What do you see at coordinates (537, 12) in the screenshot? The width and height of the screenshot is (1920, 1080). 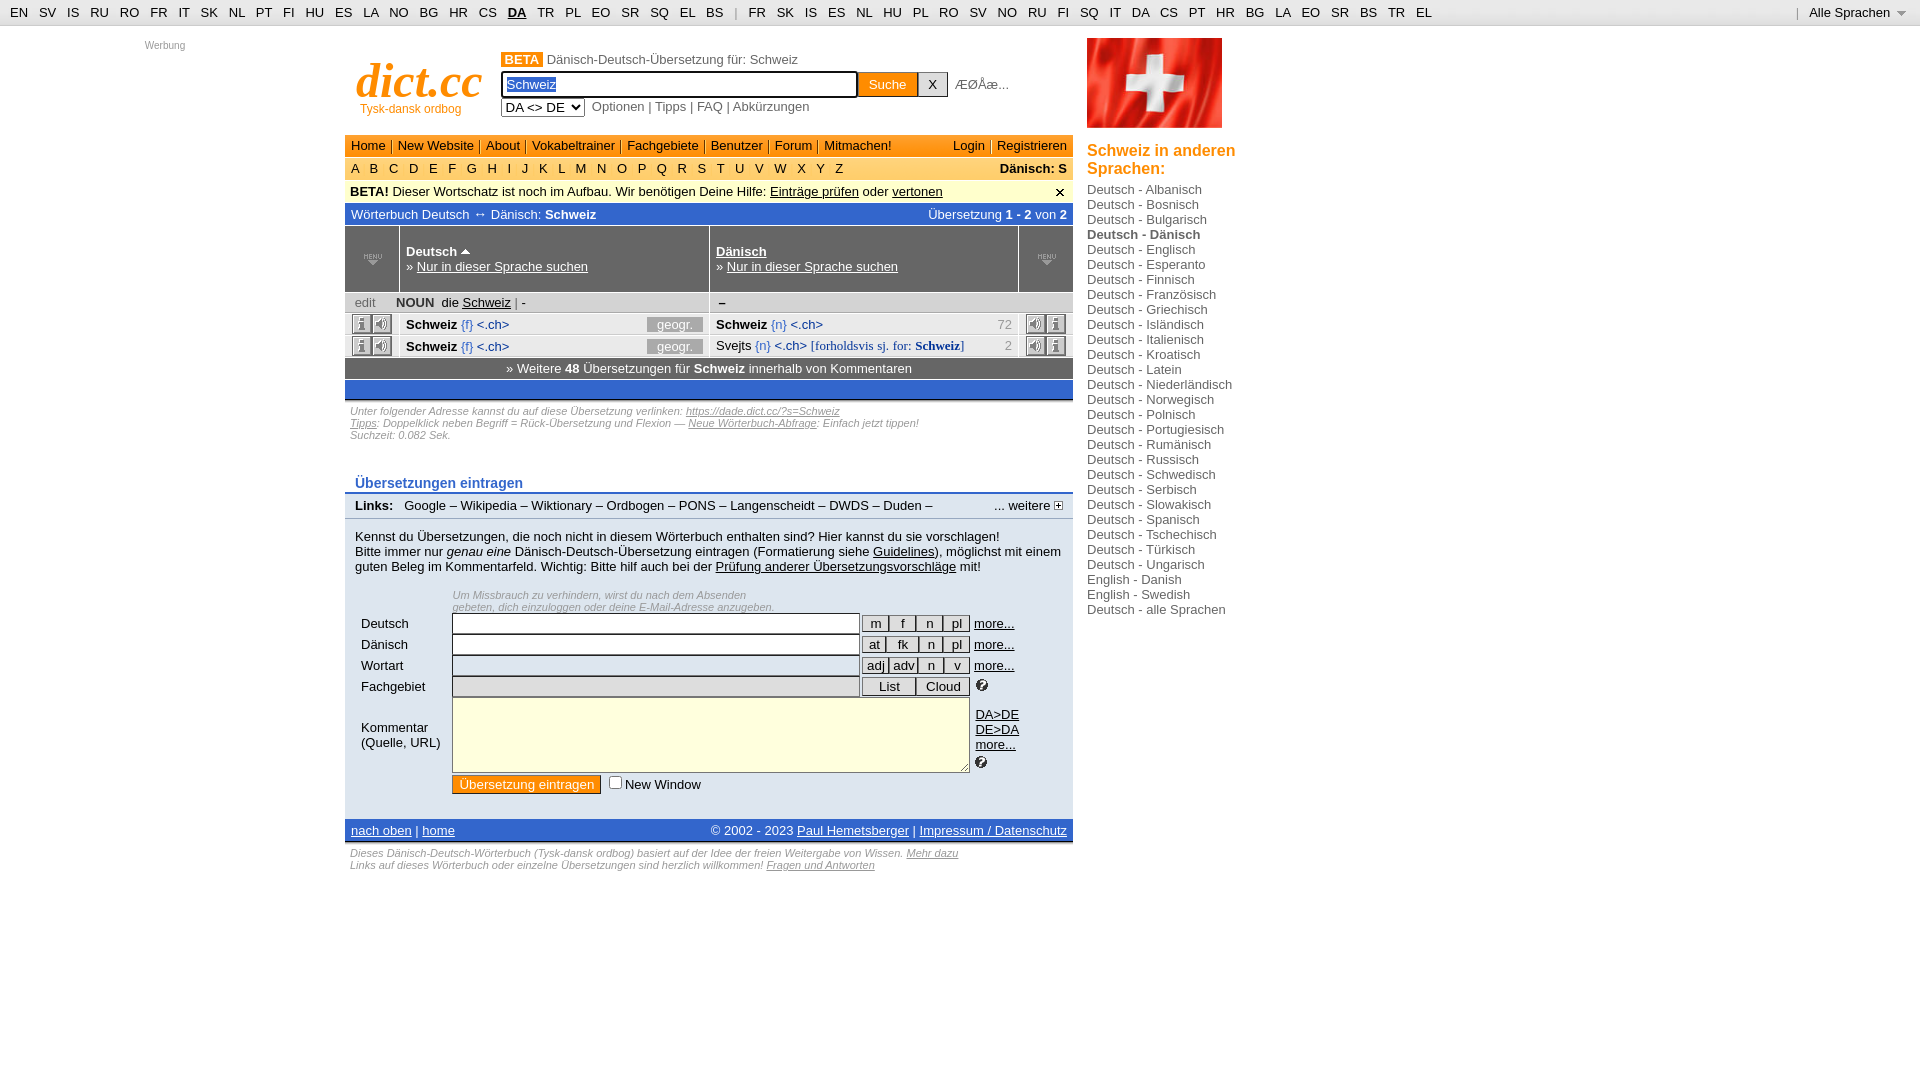 I see `'TR'` at bounding box center [537, 12].